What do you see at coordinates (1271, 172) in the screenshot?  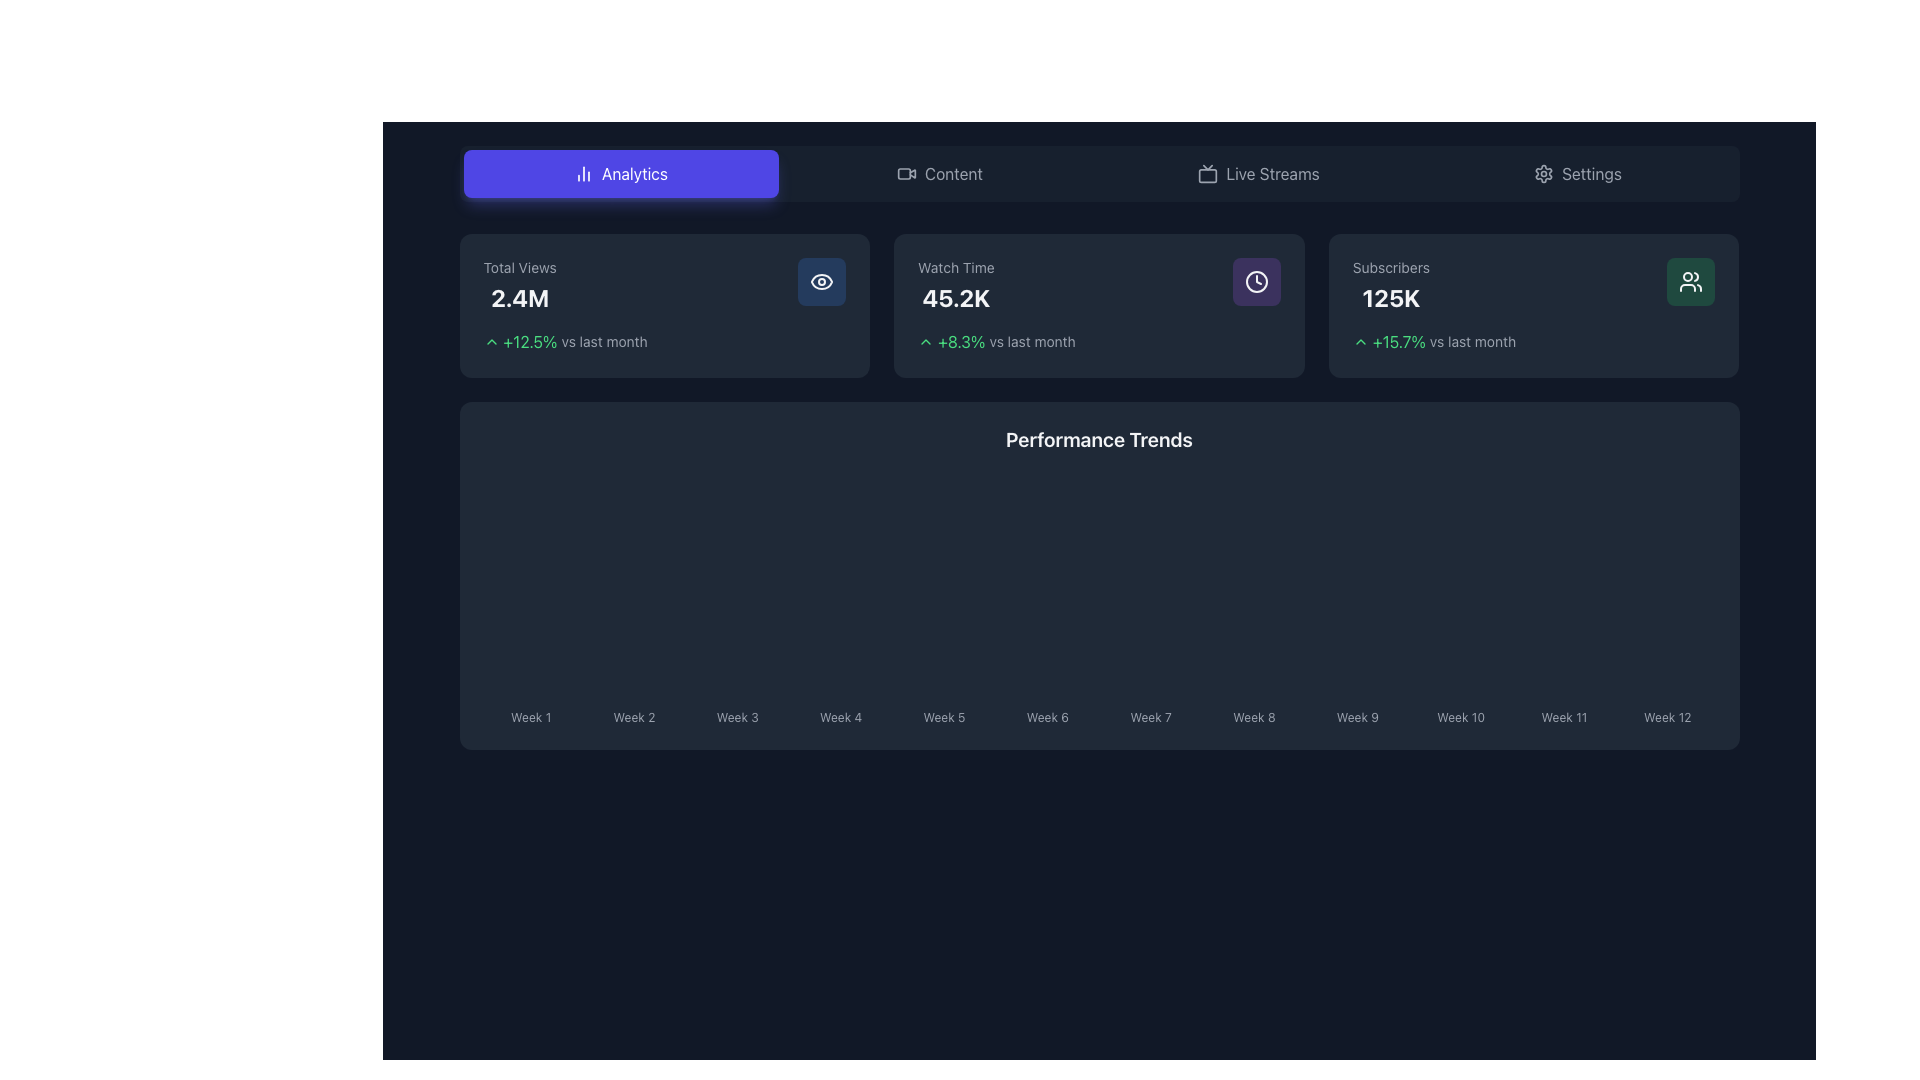 I see `the text label element that serves as a navigation option for live streaming functionalities, located to the left of an SVG TV icon and to the right of the 'Settings' label in the navigation bar` at bounding box center [1271, 172].